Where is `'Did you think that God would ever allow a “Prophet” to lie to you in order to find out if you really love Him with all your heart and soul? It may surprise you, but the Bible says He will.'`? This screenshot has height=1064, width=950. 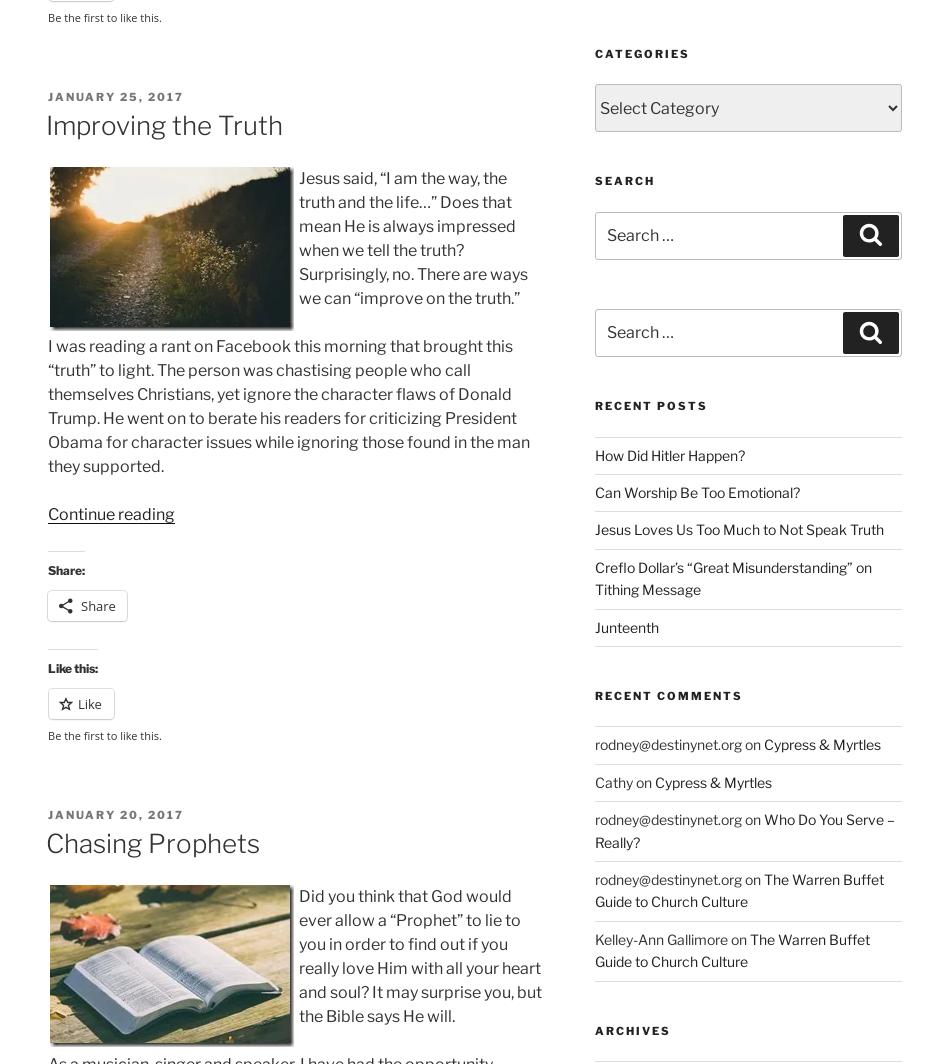
'Did you think that God would ever allow a “Prophet” to lie to you in order to find out if you really love Him with all your heart and soul? It may surprise you, but the Bible says He will.' is located at coordinates (419, 956).